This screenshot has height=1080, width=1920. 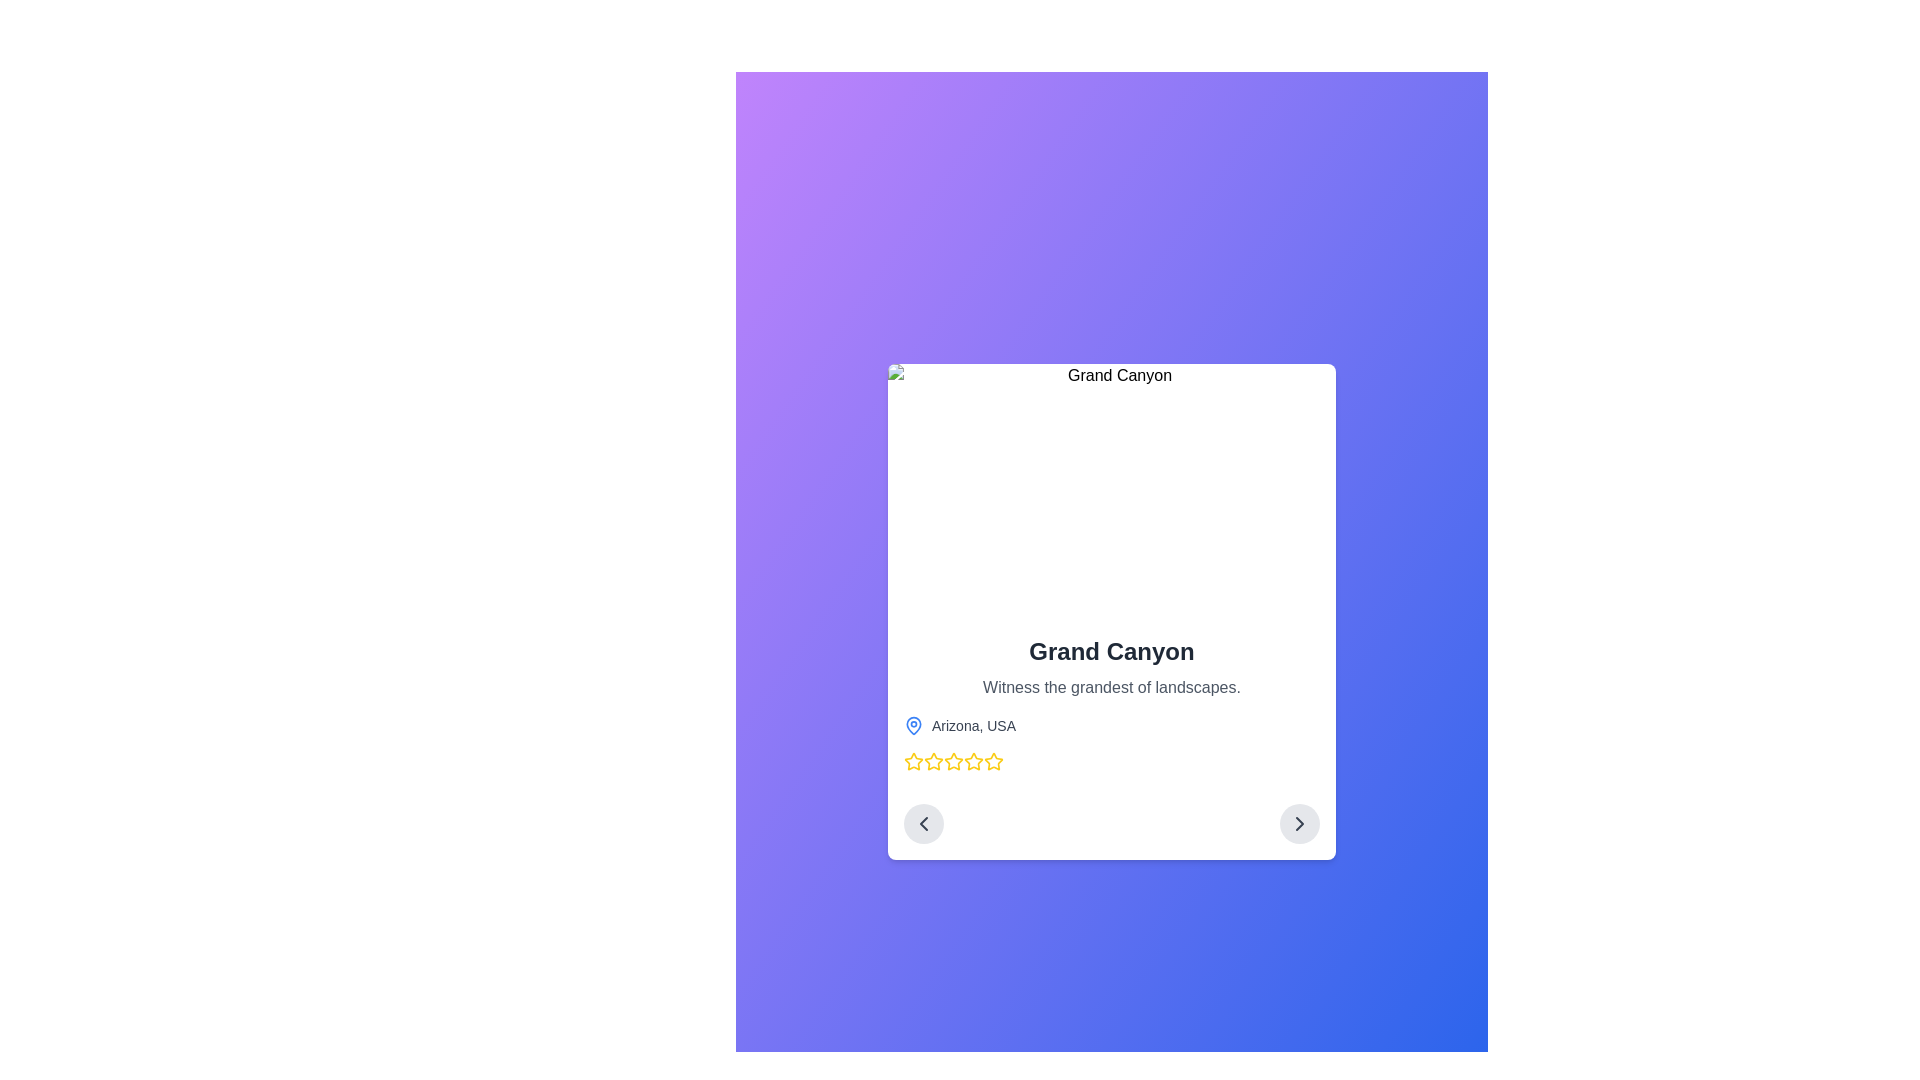 What do you see at coordinates (993, 761) in the screenshot?
I see `the fourth star in the star rating icon row below 'Arizona, USA' to rate it` at bounding box center [993, 761].